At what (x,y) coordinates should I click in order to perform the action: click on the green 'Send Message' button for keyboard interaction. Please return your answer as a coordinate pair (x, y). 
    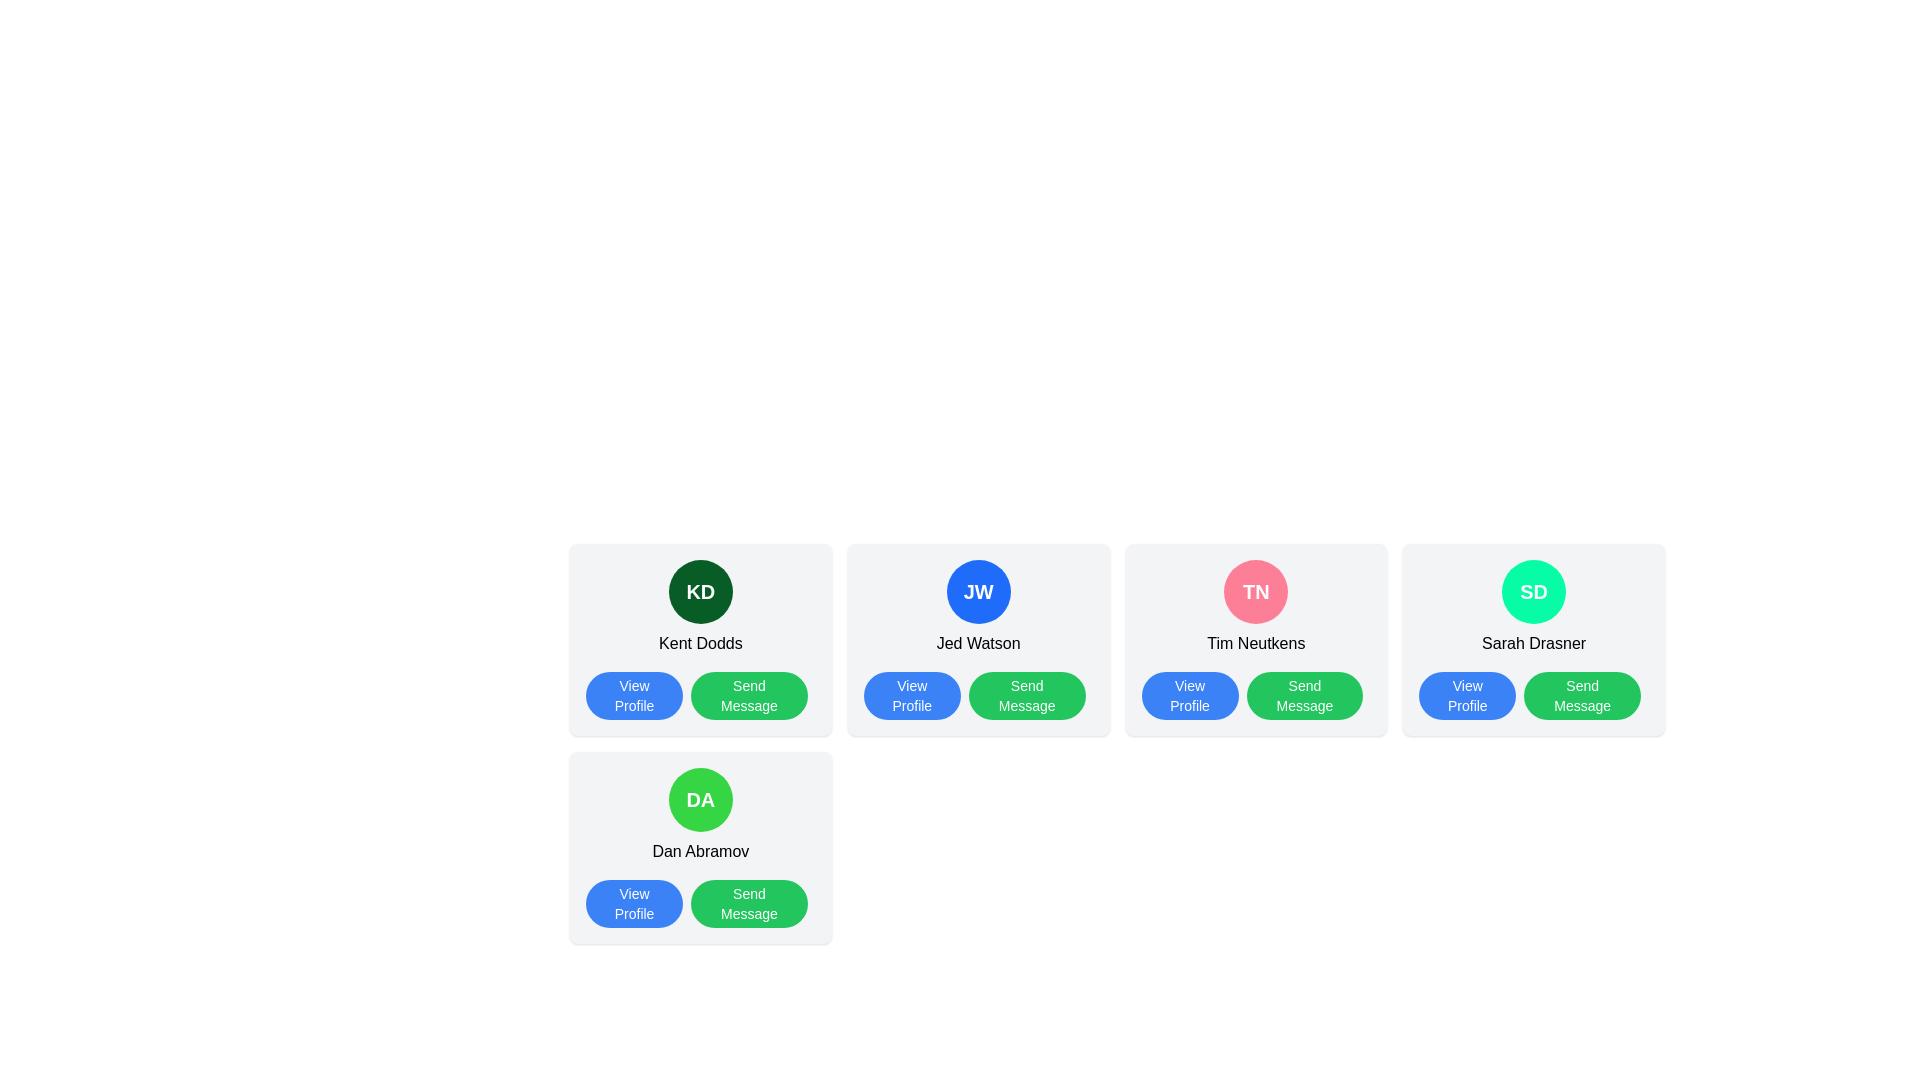
    Looking at the image, I should click on (748, 694).